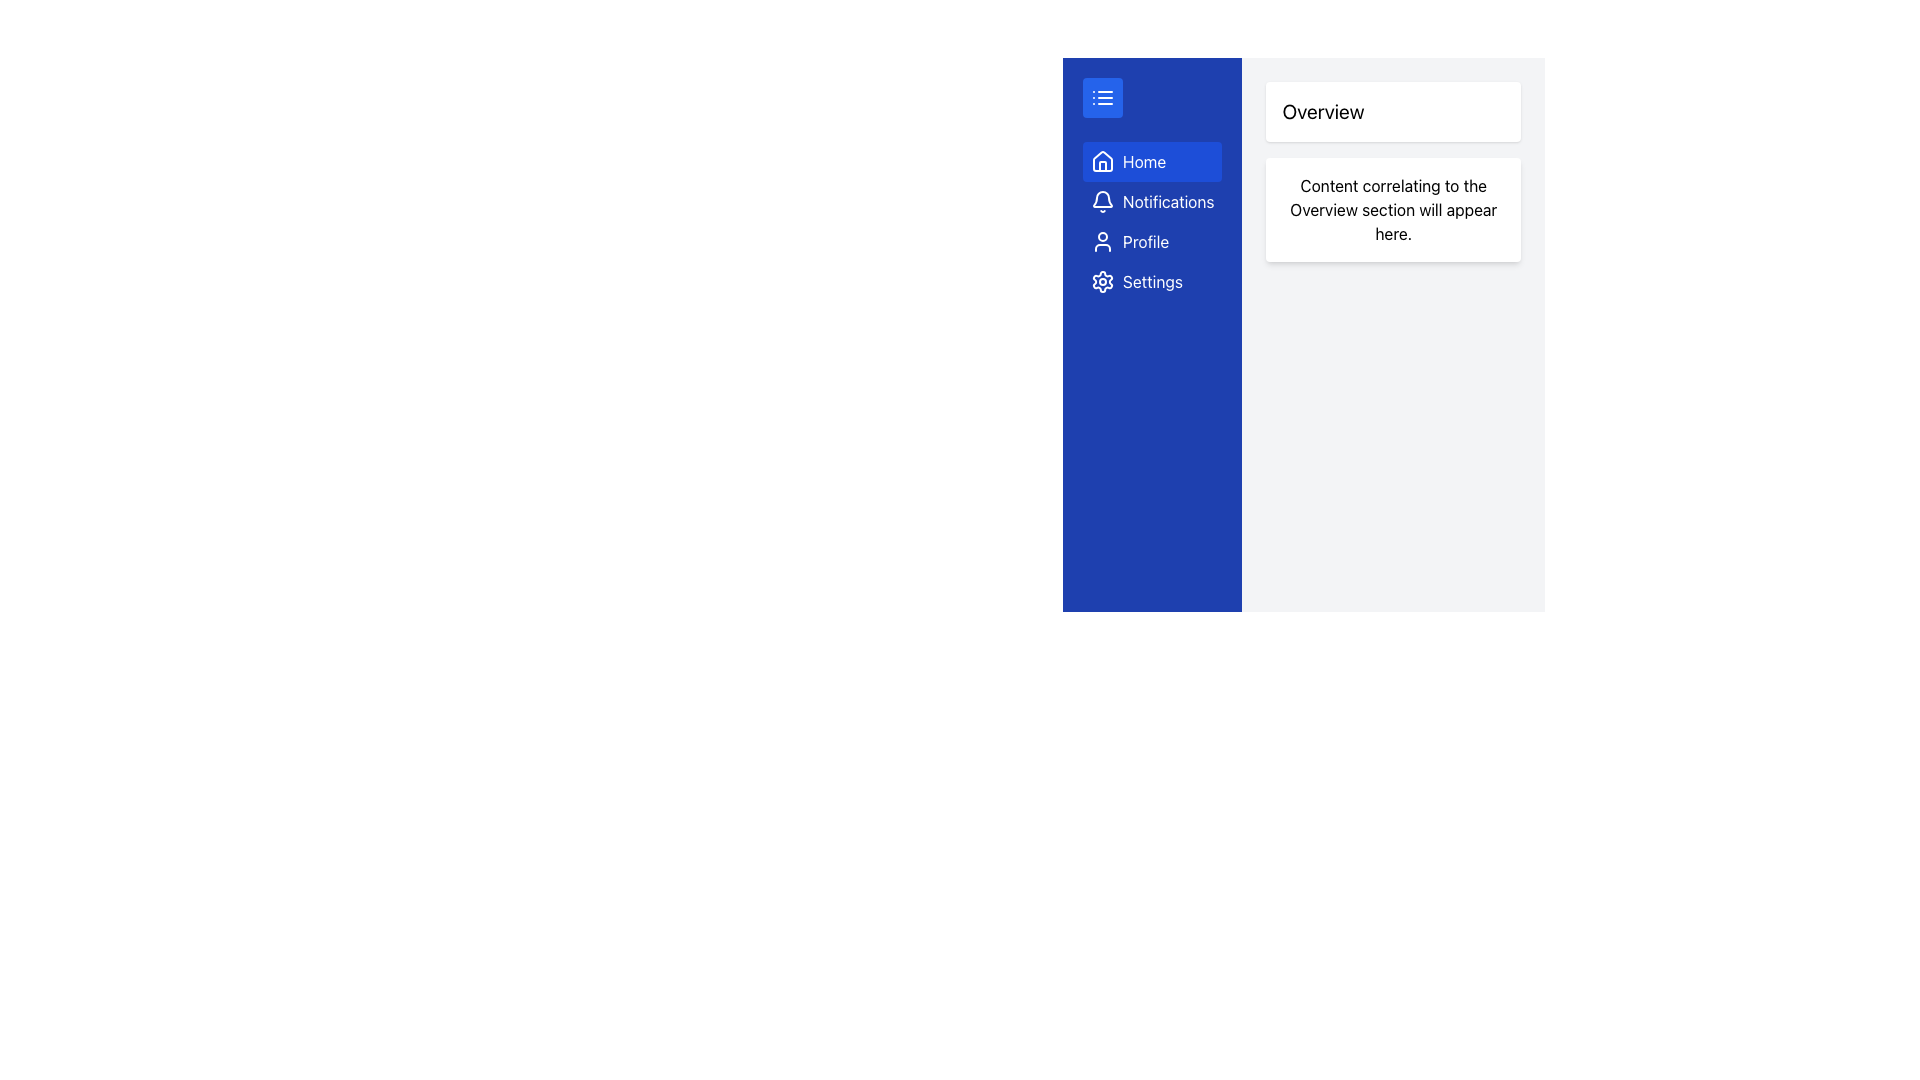 This screenshot has height=1080, width=1920. I want to click on the 'Profile' text label in the sidebar menu, so click(1146, 241).